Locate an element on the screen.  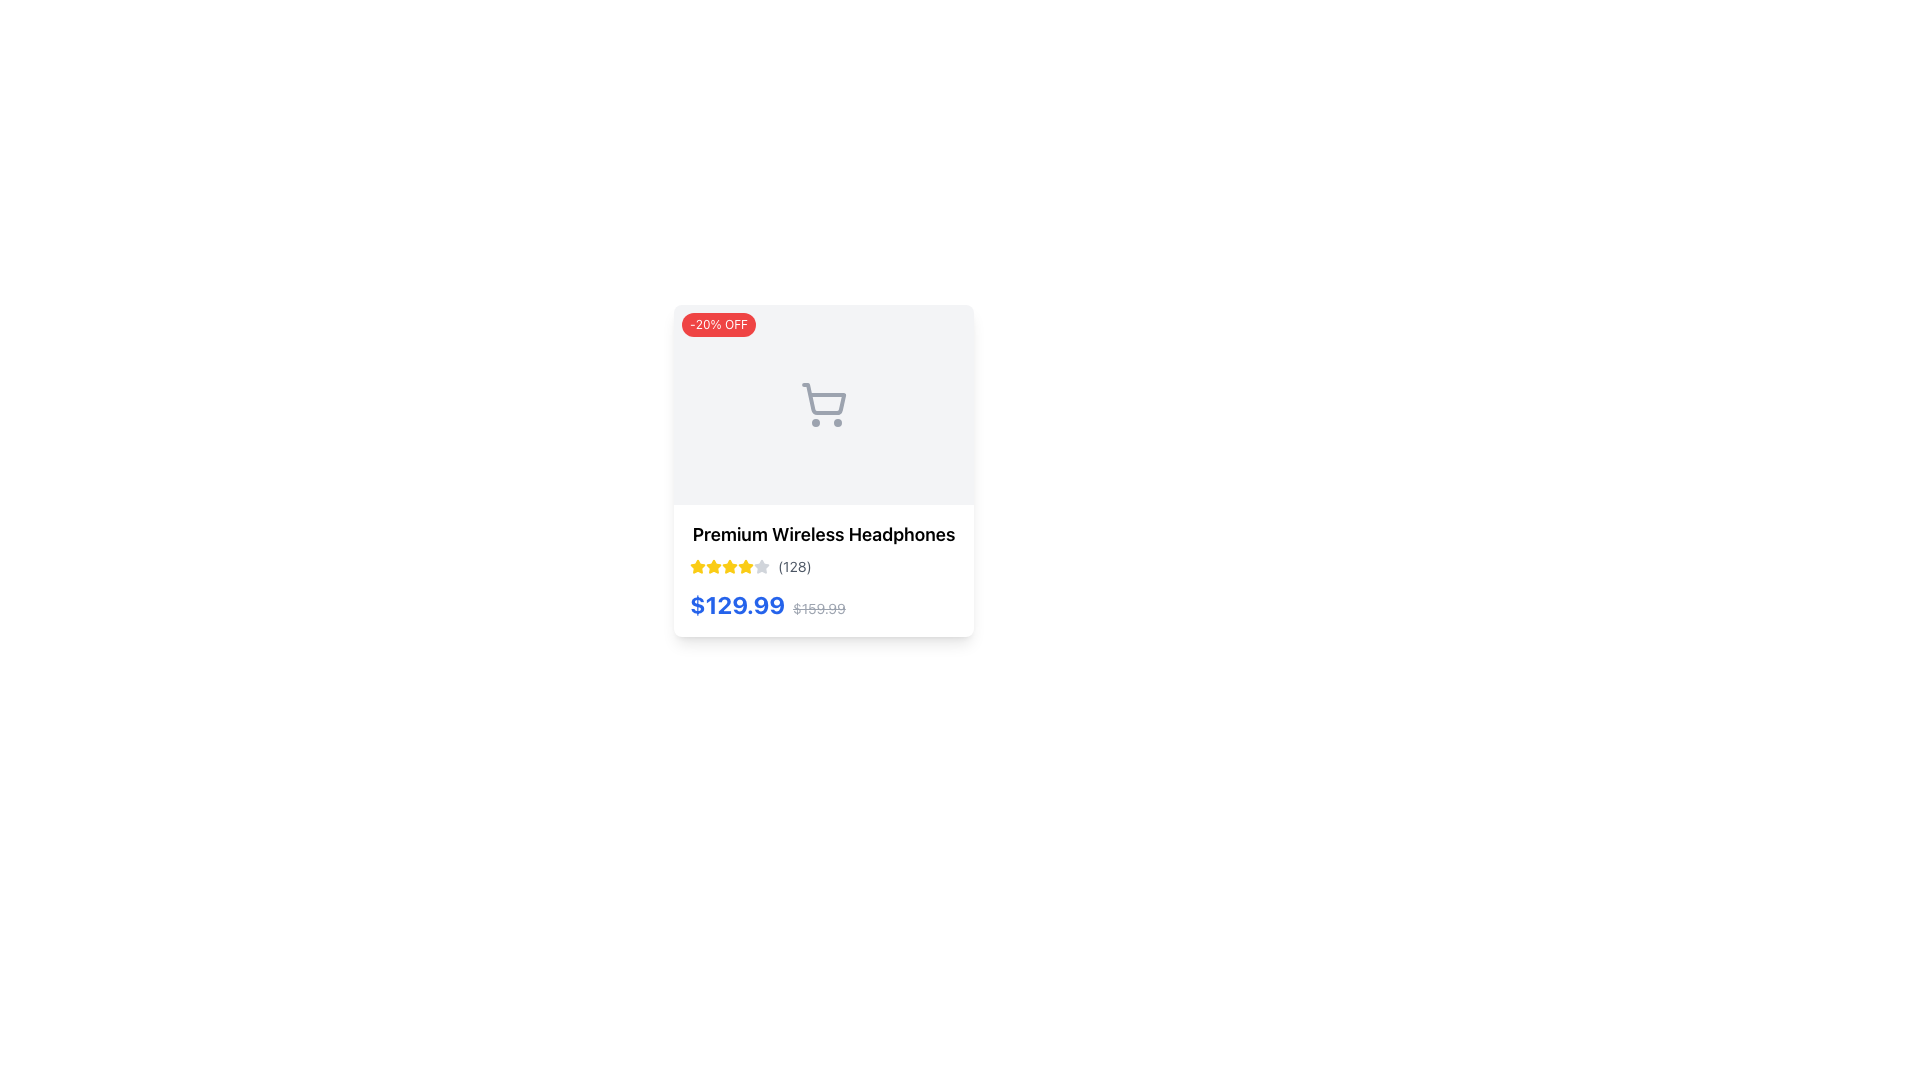
the yellow star icon, which is the first in a group of five stars located below the product title 'Premium Wireless Headphones' is located at coordinates (697, 567).